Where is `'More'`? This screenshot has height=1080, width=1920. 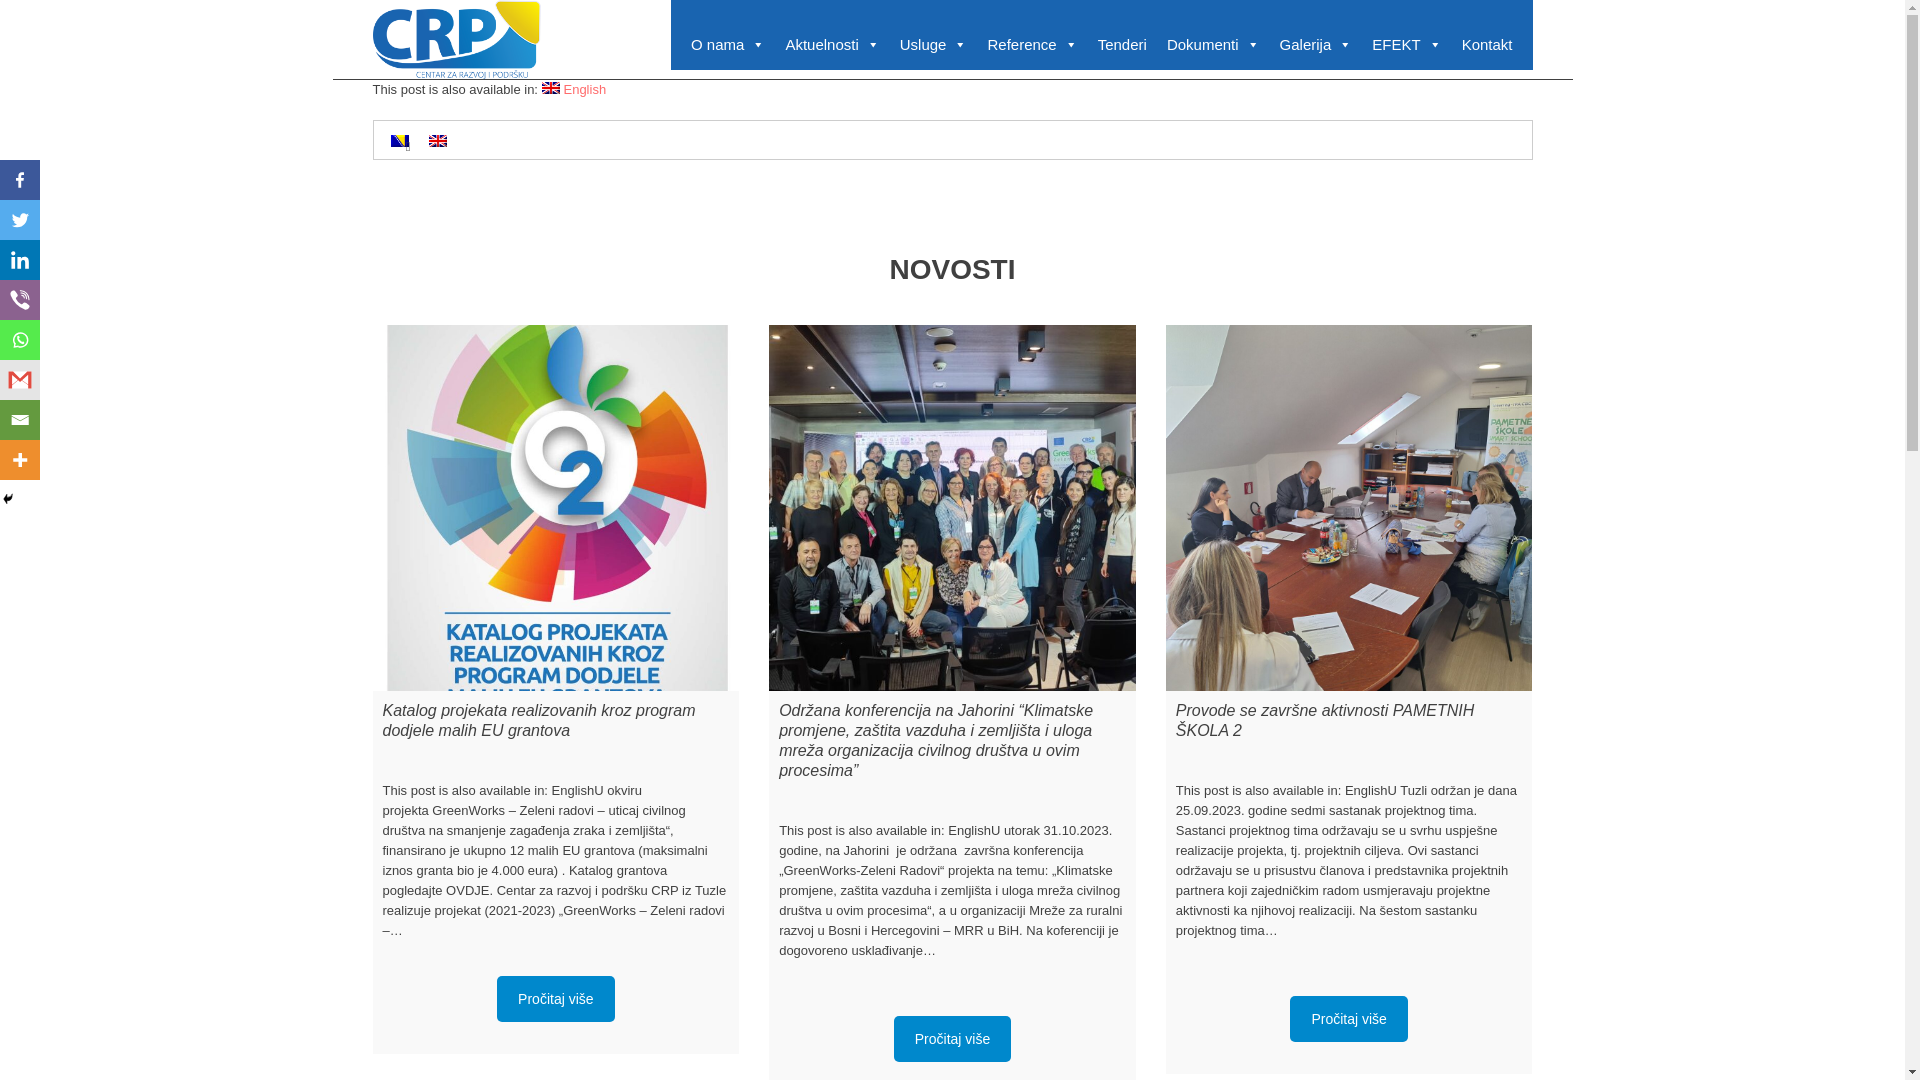 'More' is located at coordinates (19, 459).